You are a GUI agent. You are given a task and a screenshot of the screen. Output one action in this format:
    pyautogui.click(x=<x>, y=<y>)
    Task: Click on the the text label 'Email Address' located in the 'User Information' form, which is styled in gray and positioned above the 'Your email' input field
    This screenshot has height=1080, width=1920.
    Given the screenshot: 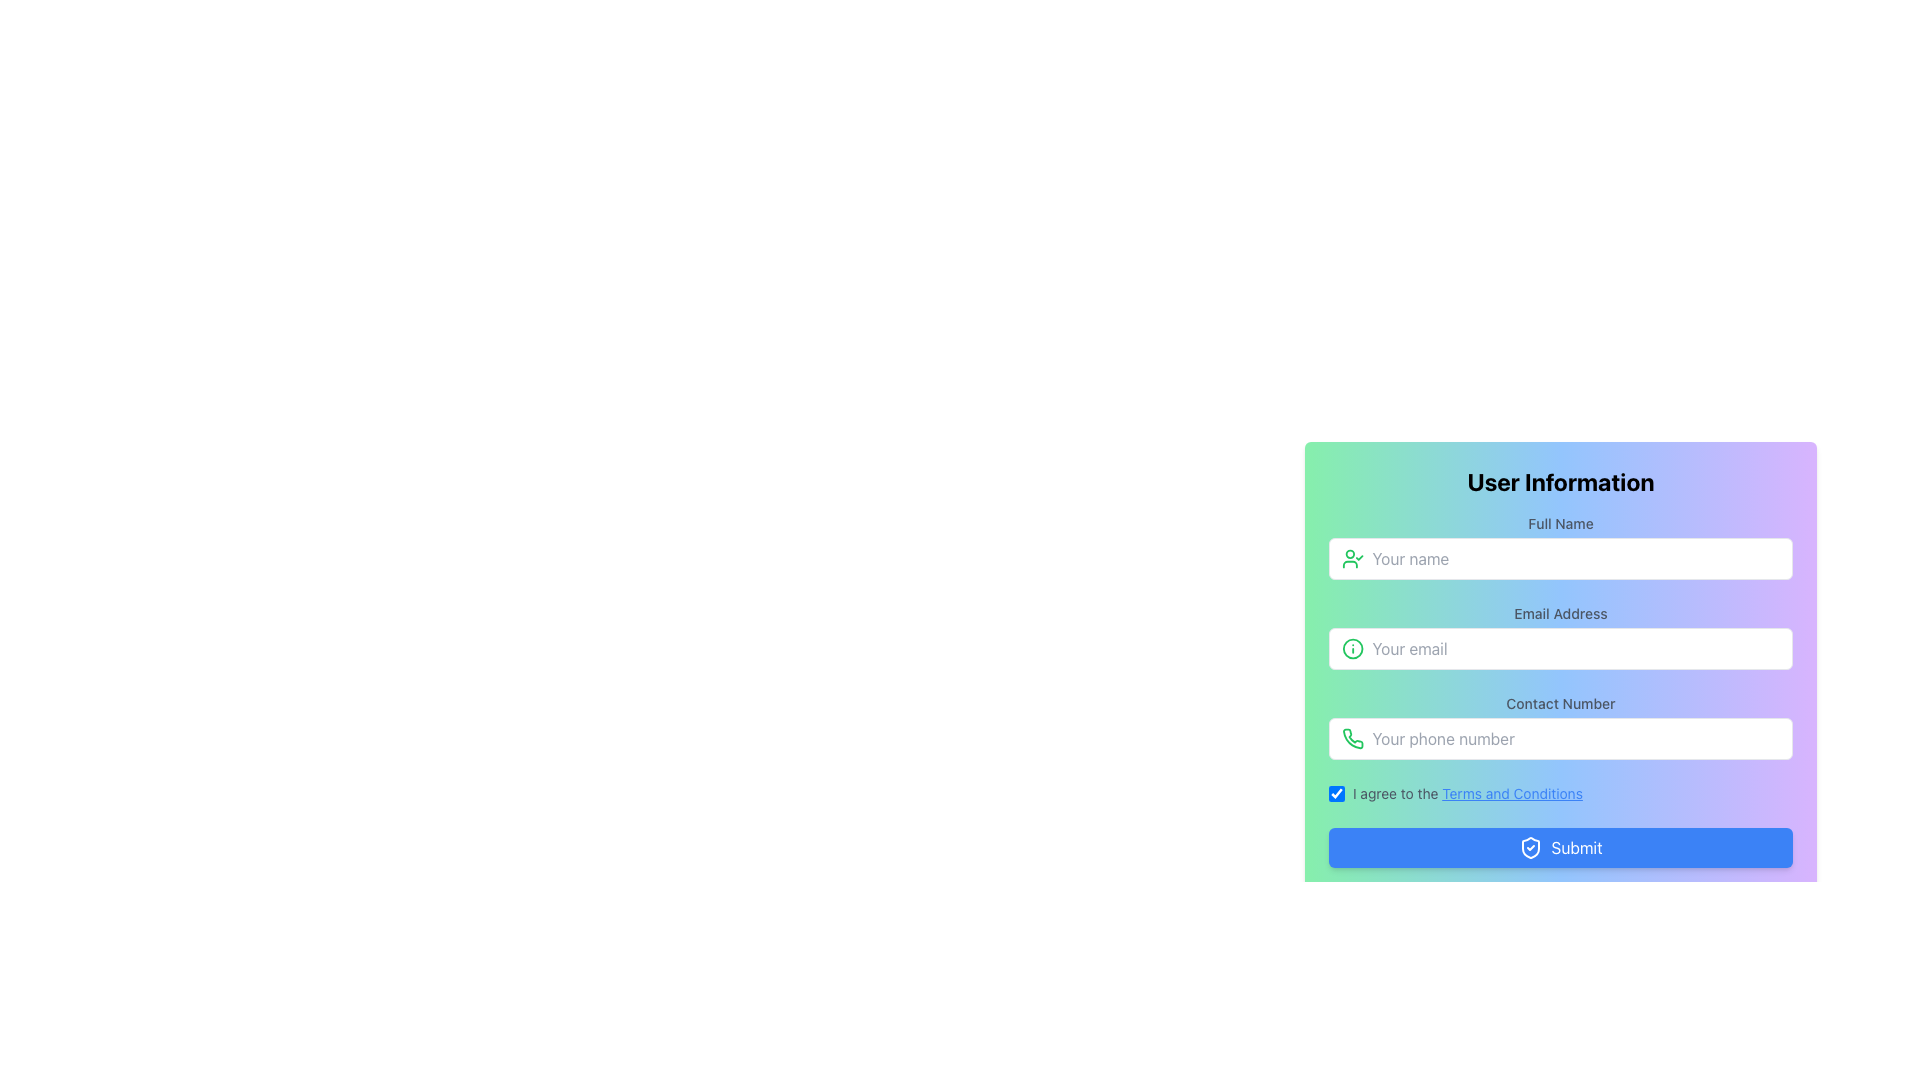 What is the action you would take?
    pyautogui.click(x=1559, y=612)
    